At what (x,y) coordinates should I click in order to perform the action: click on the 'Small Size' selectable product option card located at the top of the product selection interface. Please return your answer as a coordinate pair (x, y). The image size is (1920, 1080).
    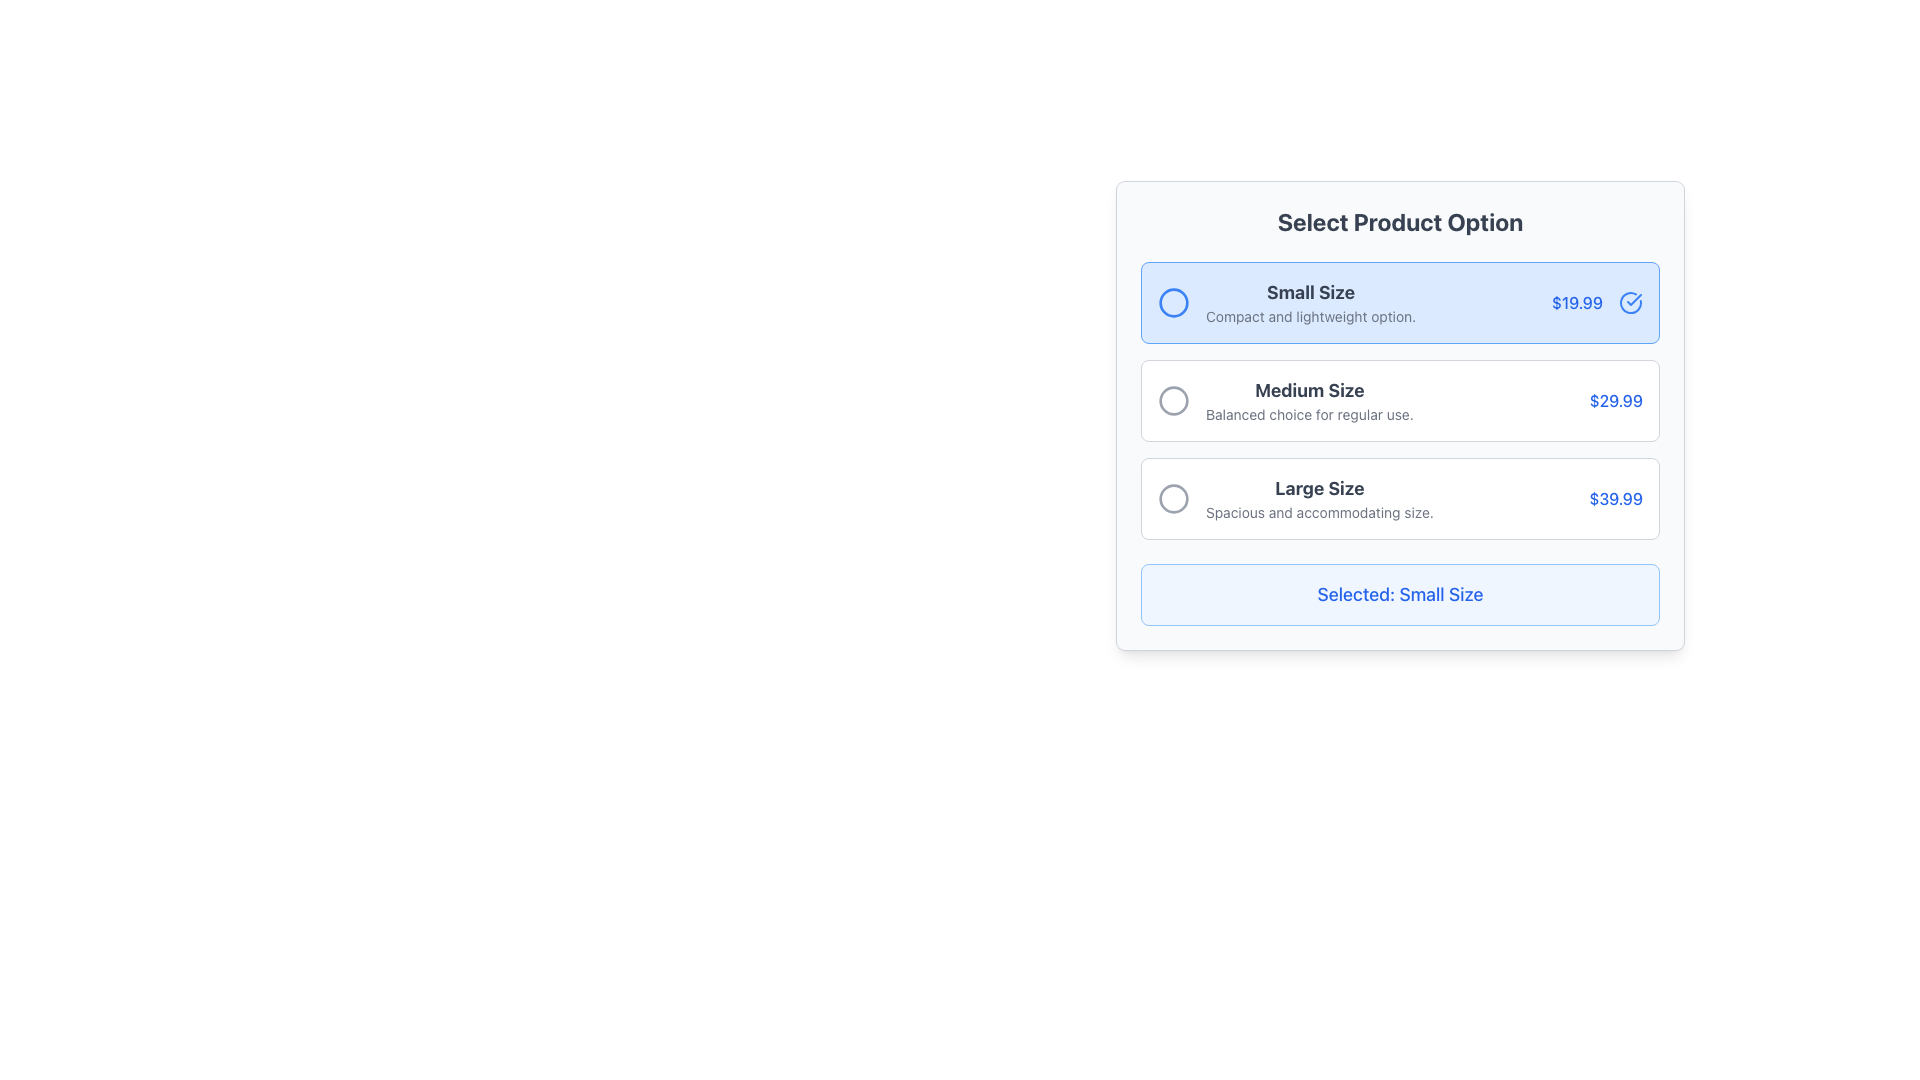
    Looking at the image, I should click on (1399, 303).